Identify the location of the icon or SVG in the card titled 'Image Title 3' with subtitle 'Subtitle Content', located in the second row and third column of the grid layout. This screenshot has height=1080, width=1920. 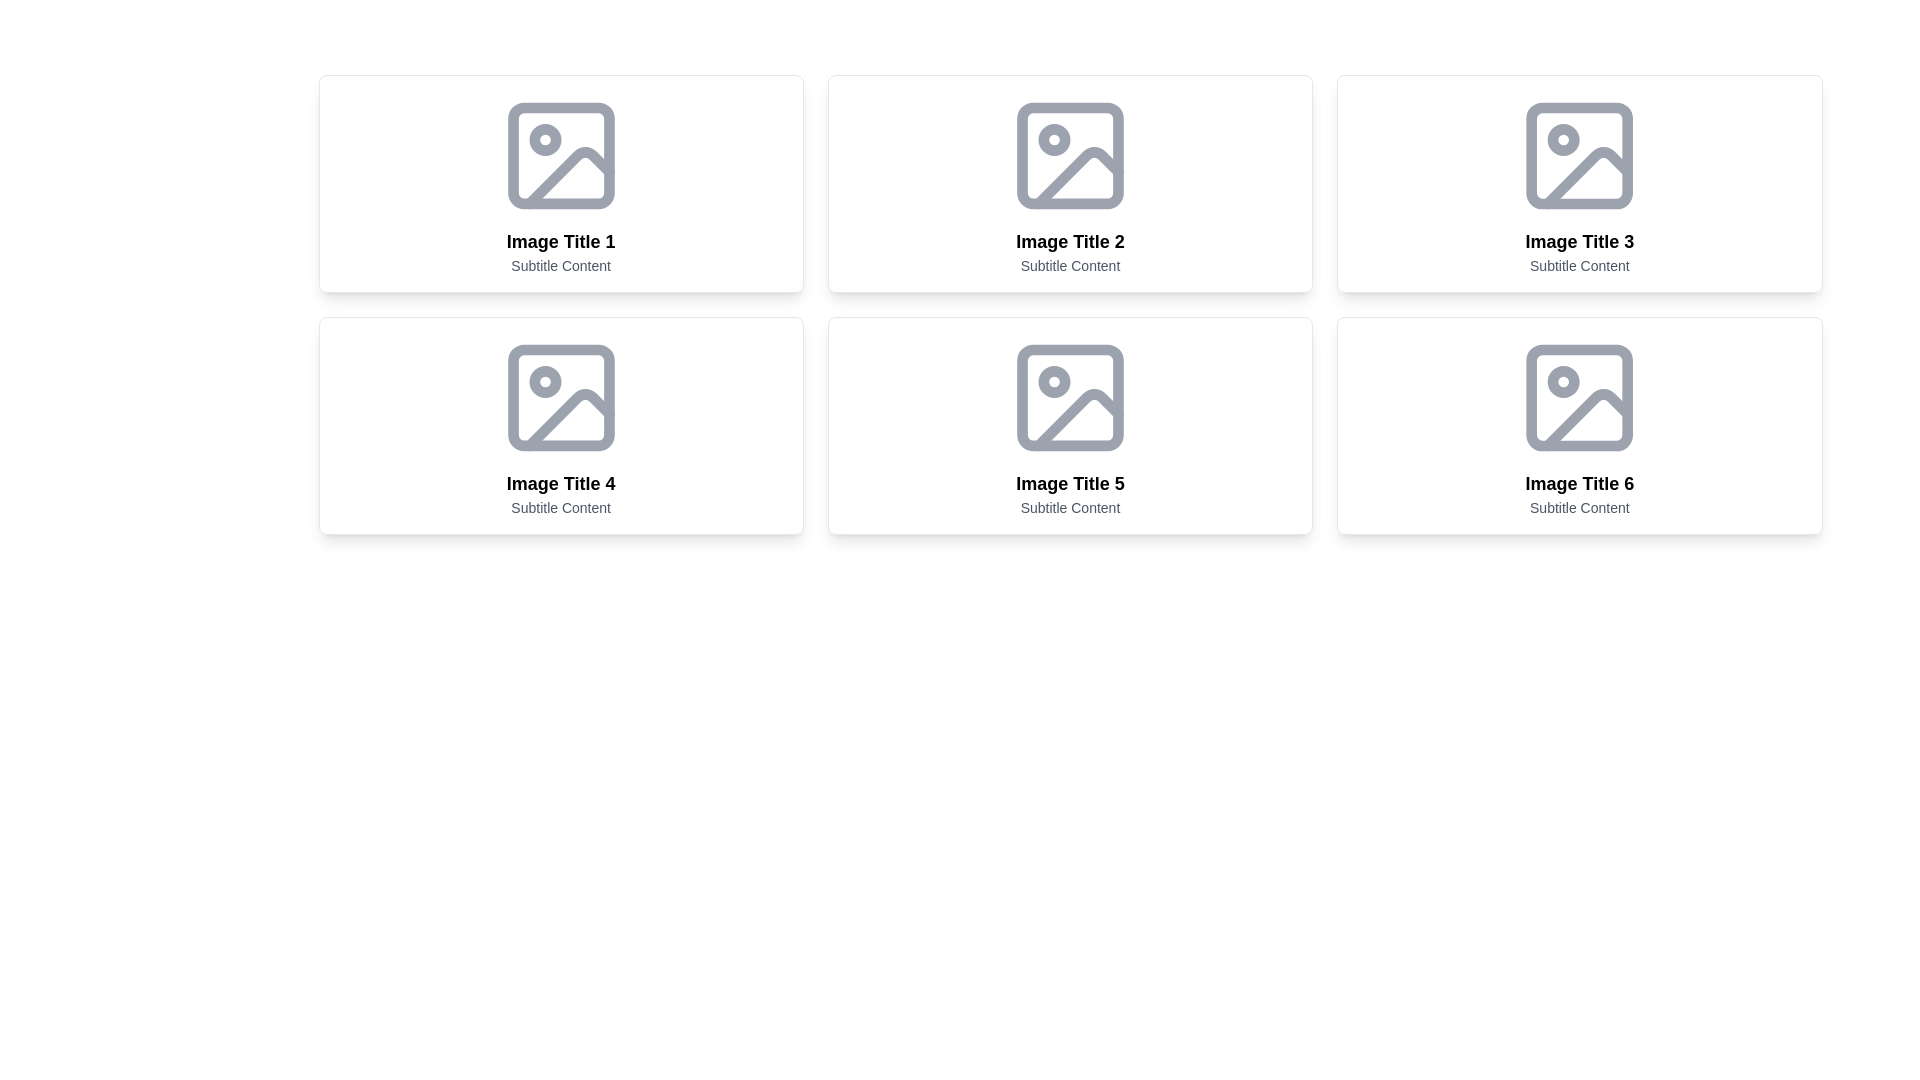
(1578, 154).